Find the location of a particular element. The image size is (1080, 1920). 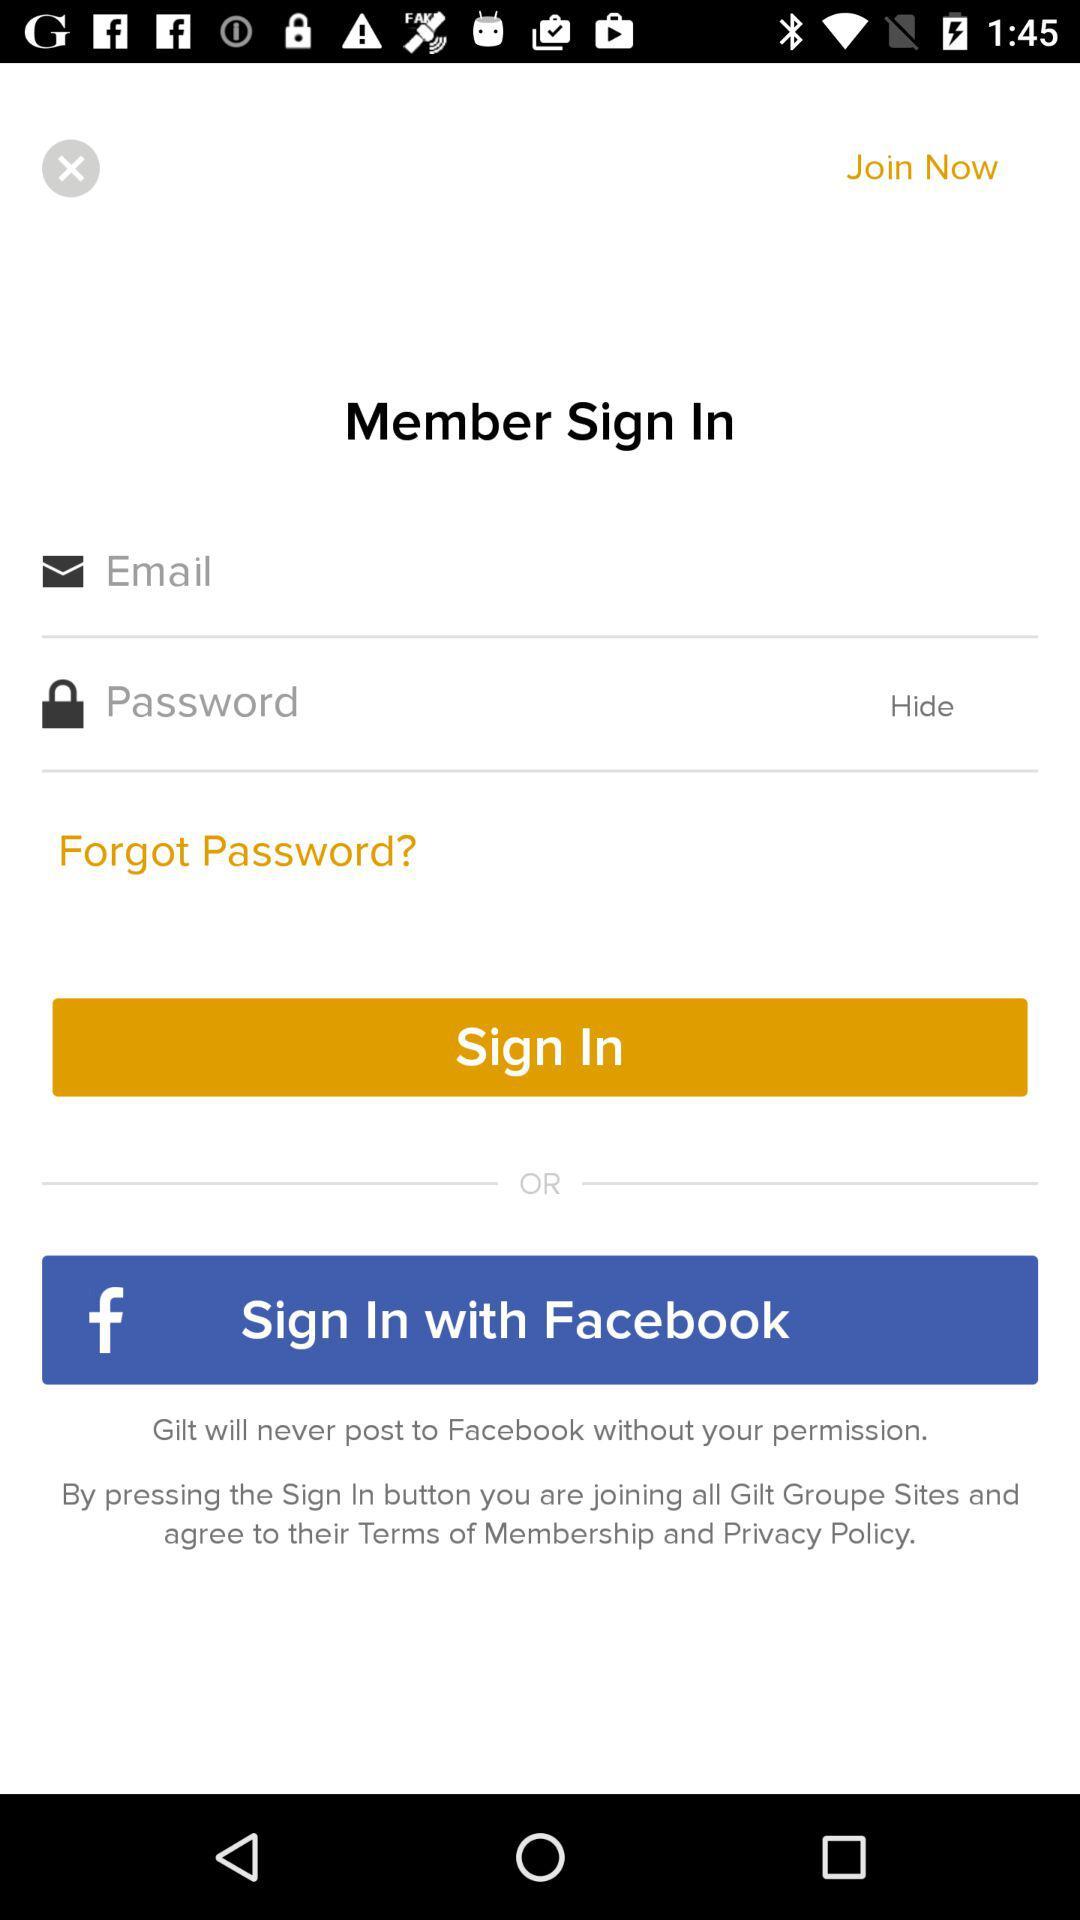

the password is located at coordinates (455, 701).